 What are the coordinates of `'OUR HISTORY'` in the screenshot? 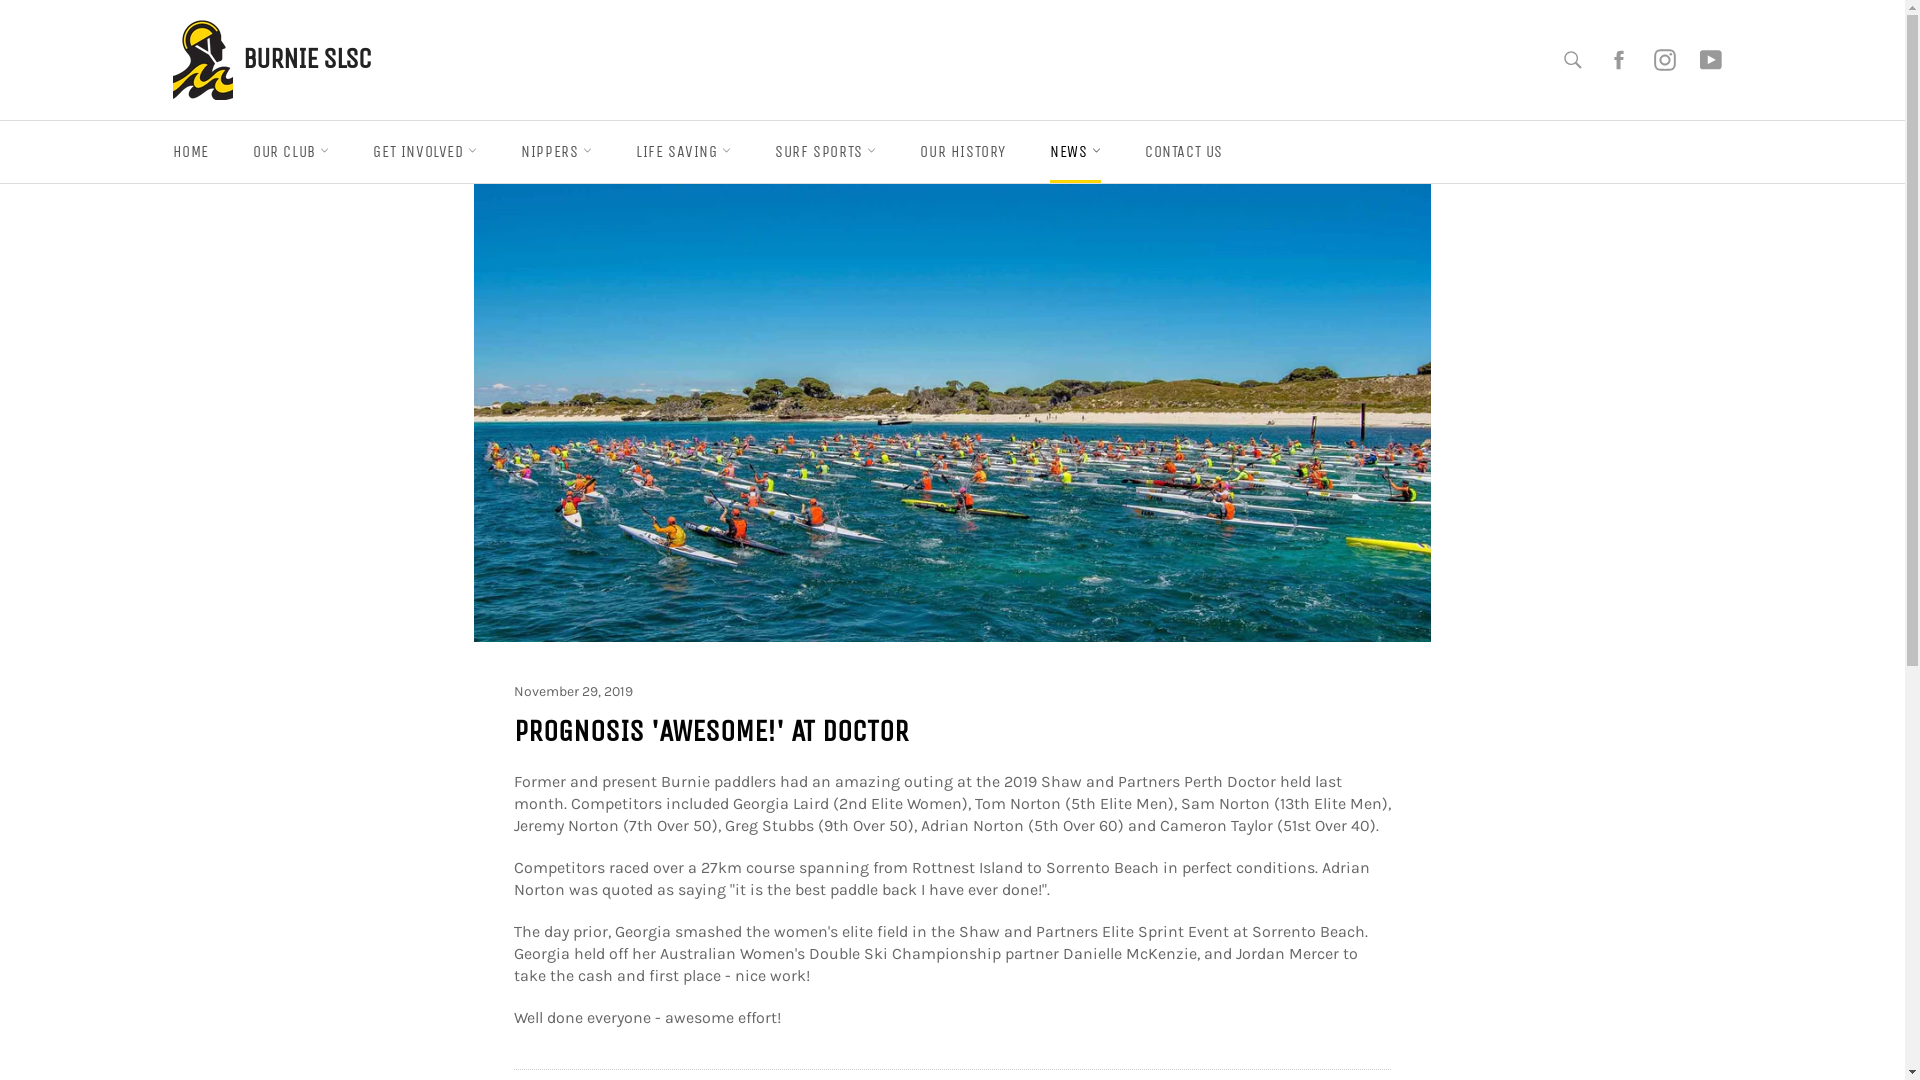 It's located at (963, 150).